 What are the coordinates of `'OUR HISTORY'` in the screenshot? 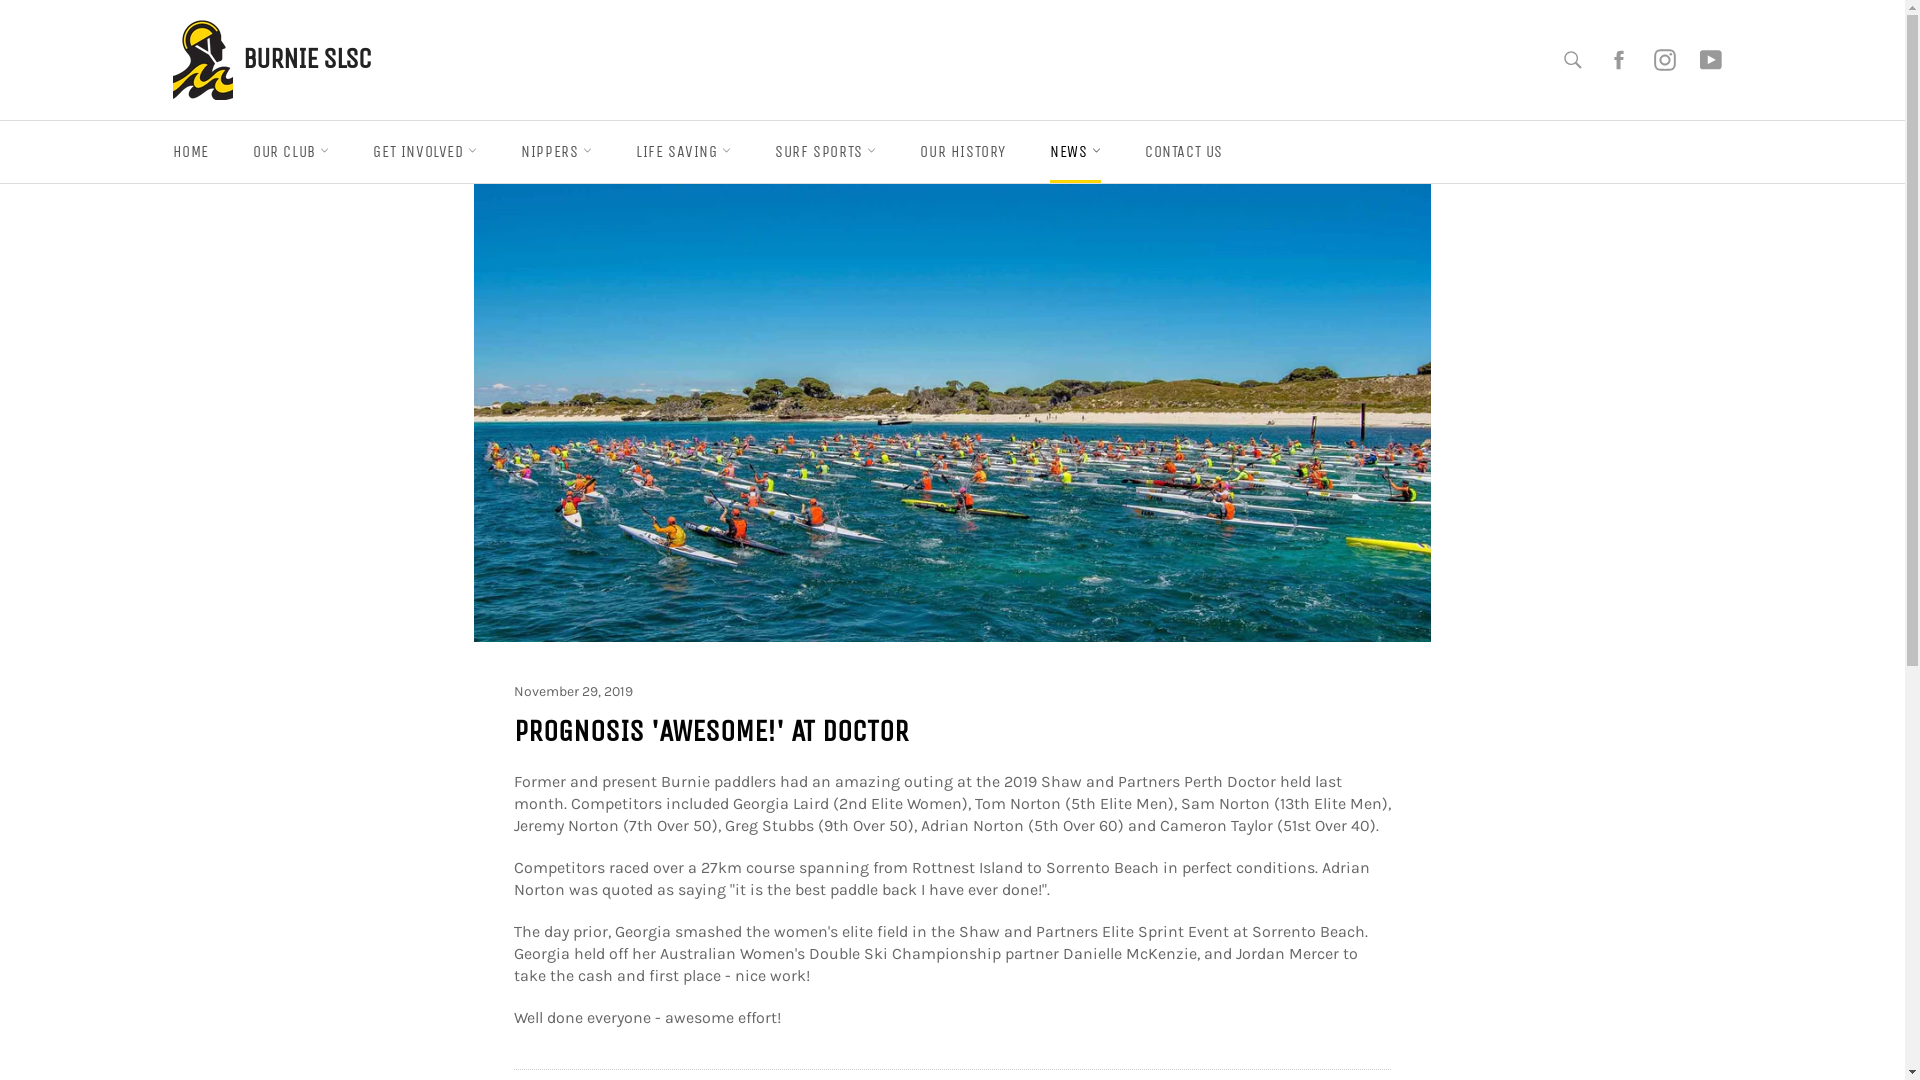 It's located at (963, 150).